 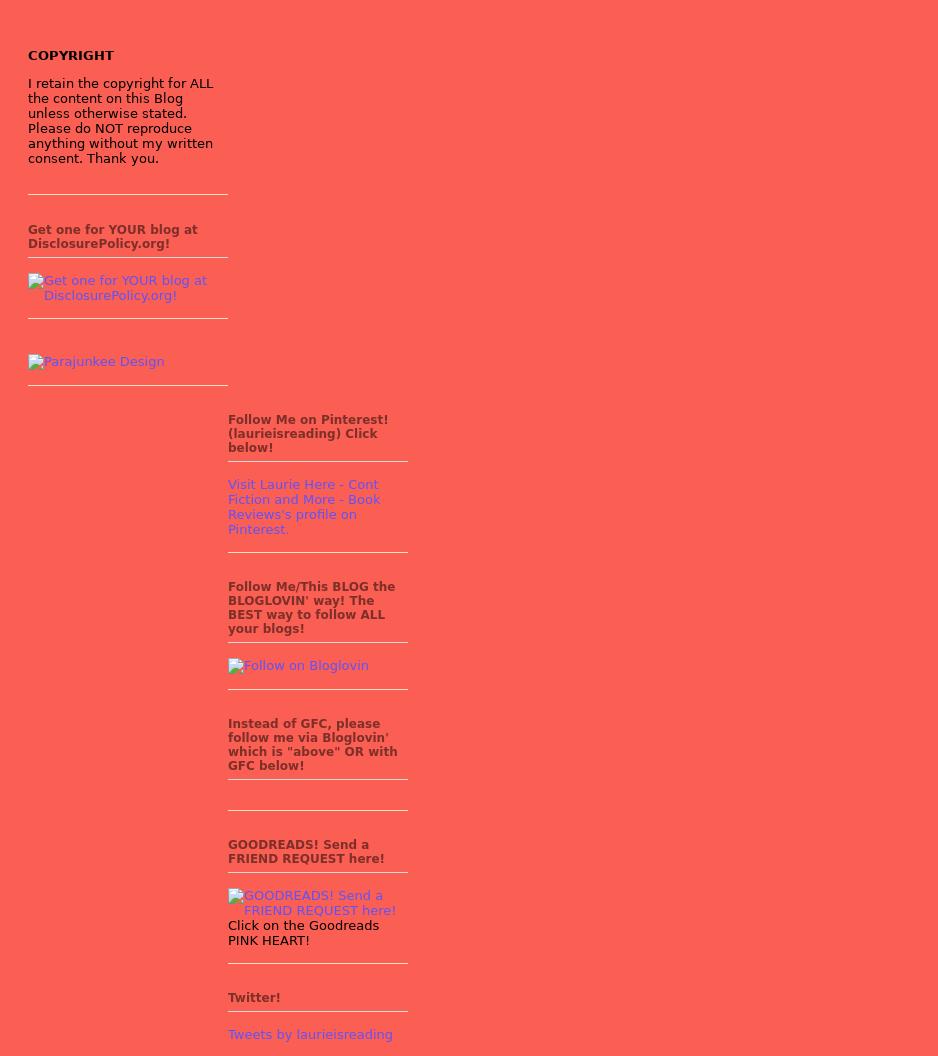 I want to click on 'I retain the copyright for', so click(x=107, y=82).